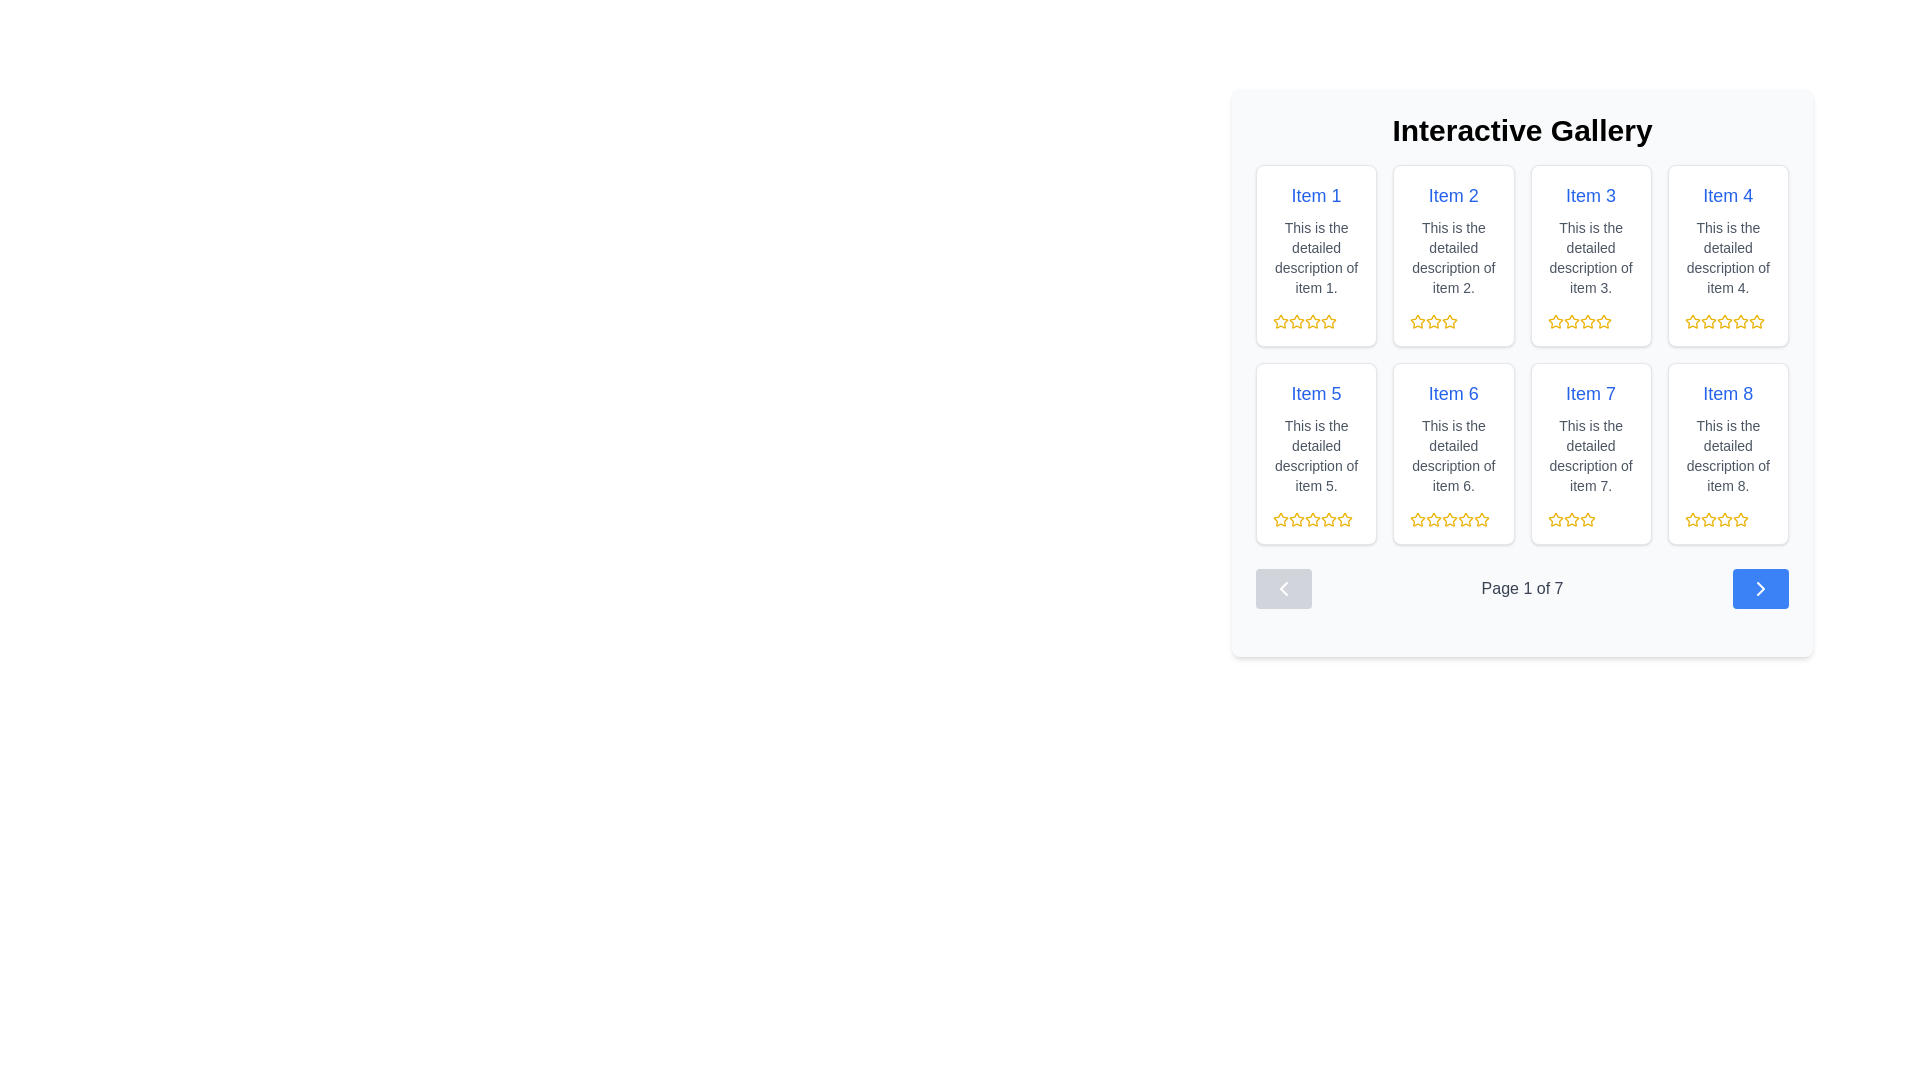 This screenshot has width=1920, height=1080. Describe the element at coordinates (1739, 320) in the screenshot. I see `the sixth star in the rating system for 'Item 4'` at that location.